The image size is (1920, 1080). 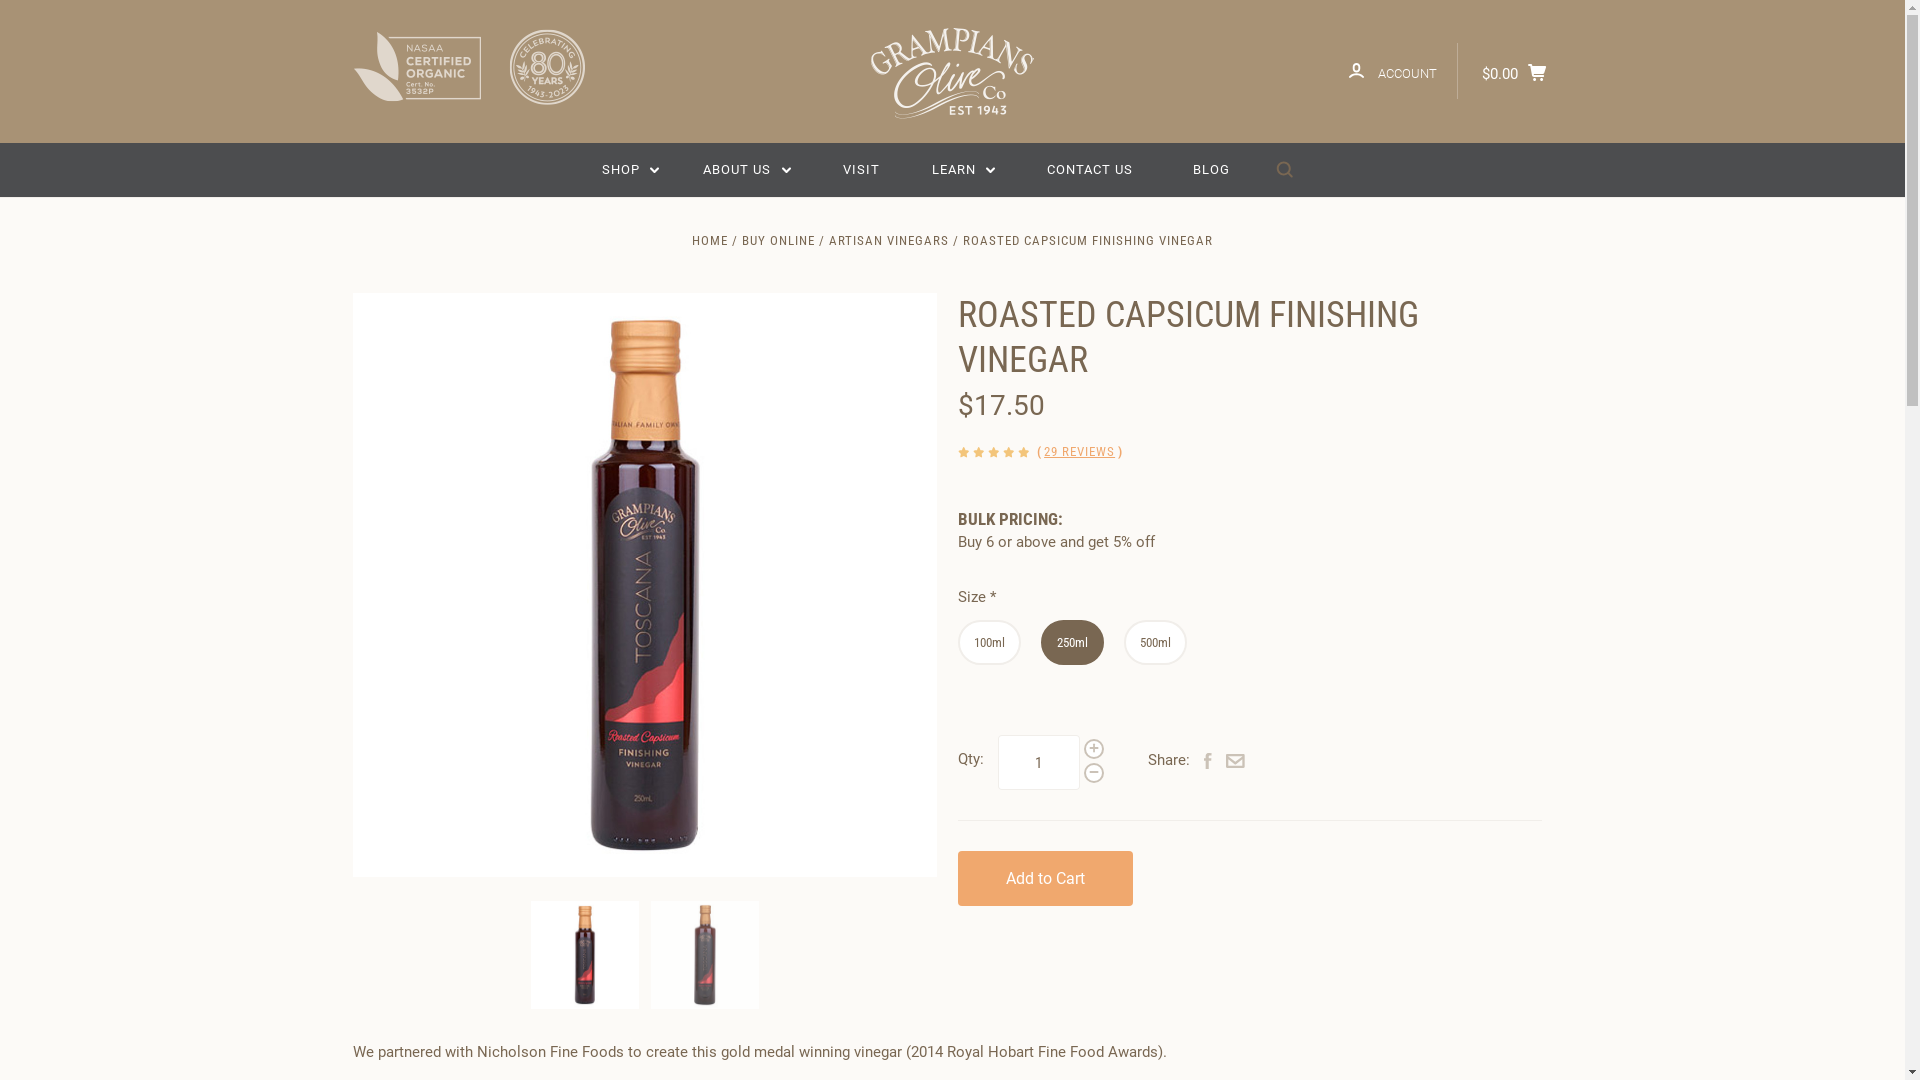 What do you see at coordinates (822, 168) in the screenshot?
I see `'VISIT'` at bounding box center [822, 168].